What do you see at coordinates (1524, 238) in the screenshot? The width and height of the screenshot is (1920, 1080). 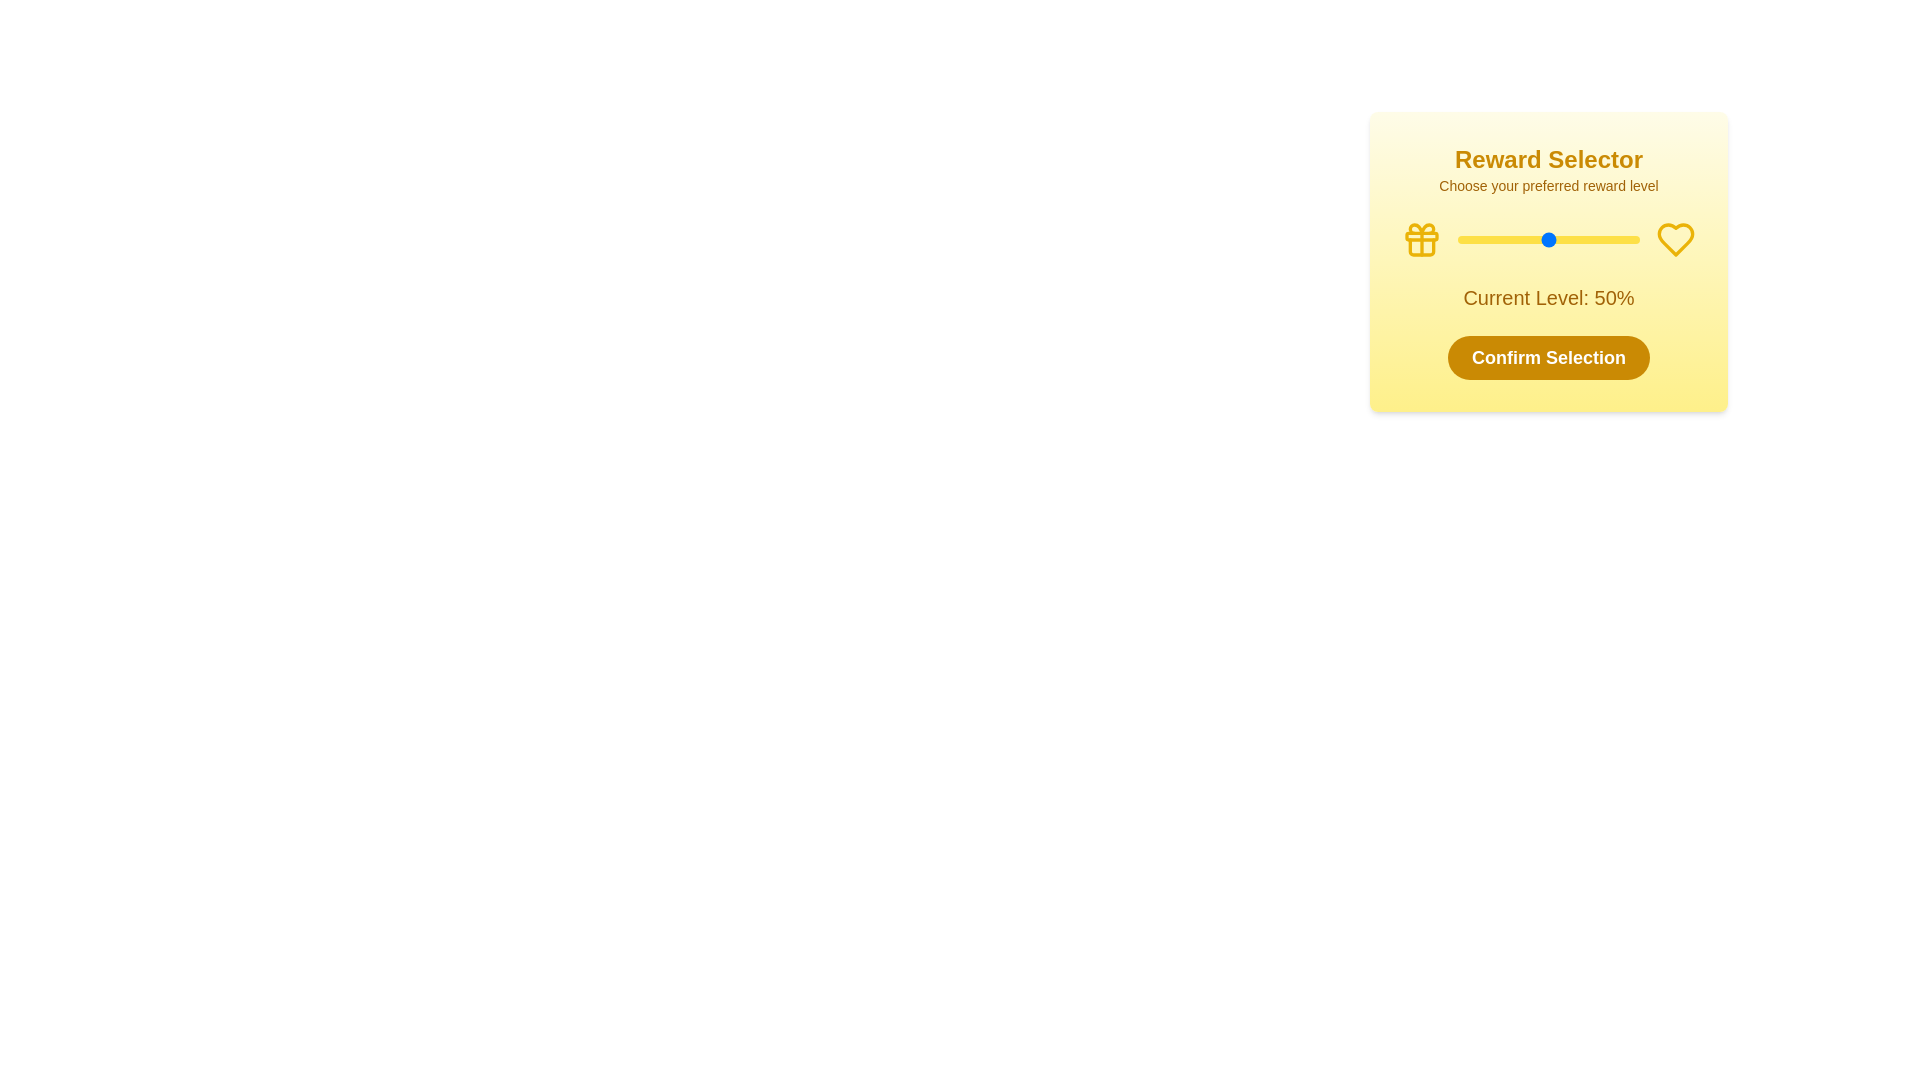 I see `the reward level` at bounding box center [1524, 238].